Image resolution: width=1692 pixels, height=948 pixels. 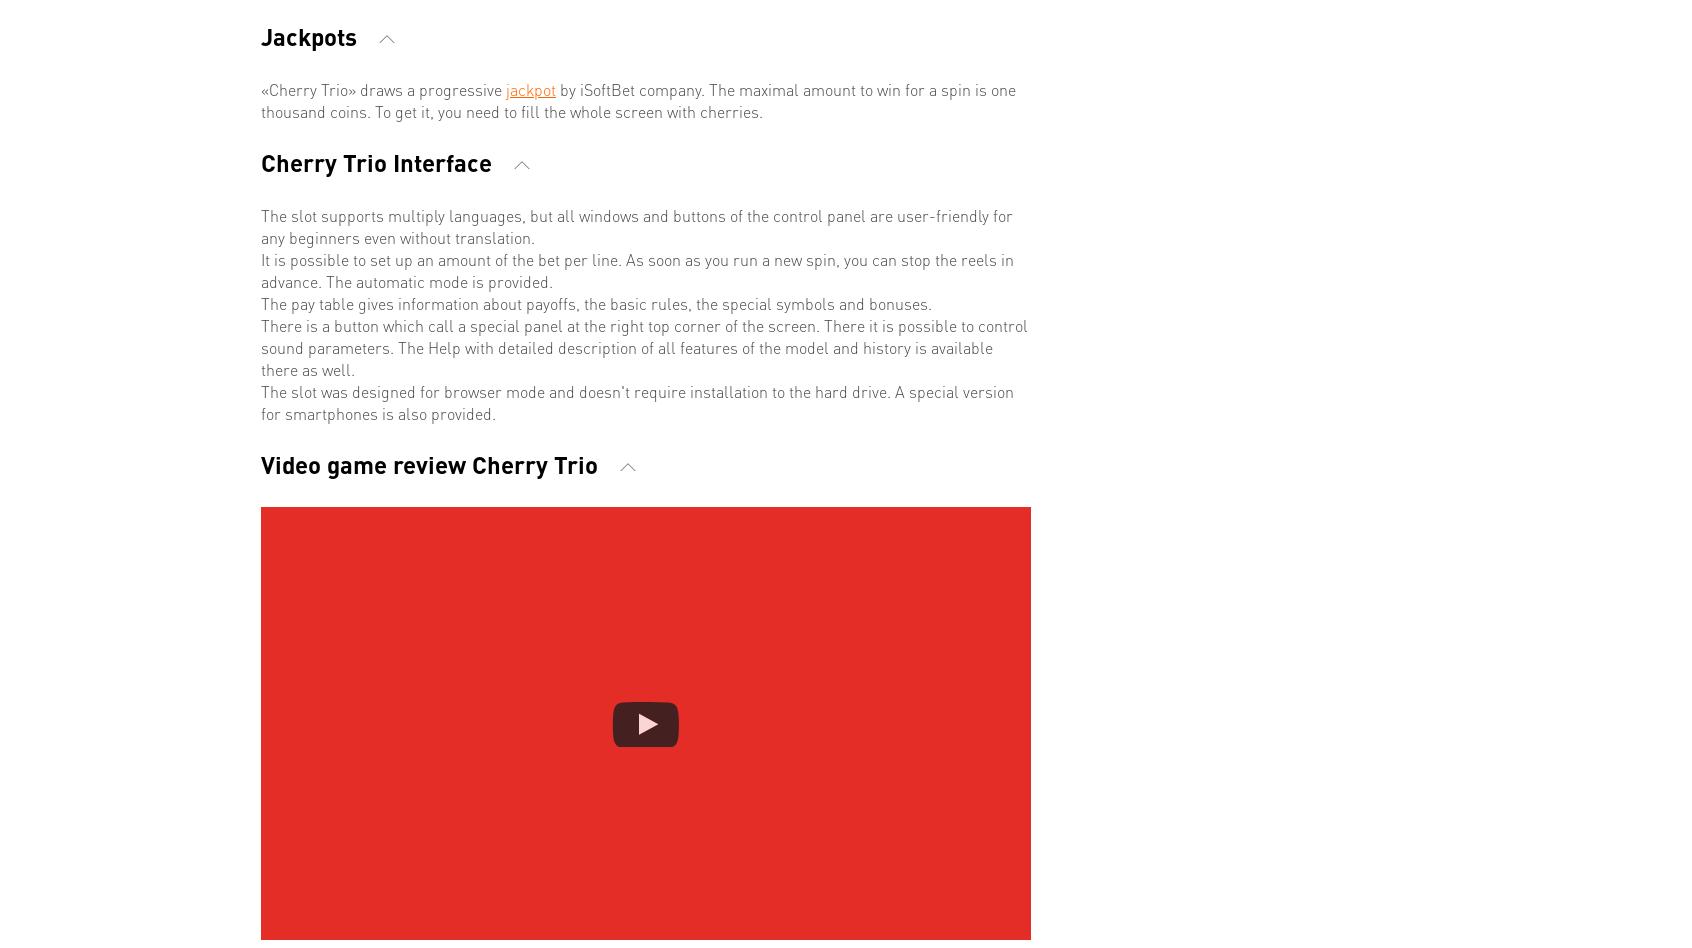 I want to click on 'It is possible to set up an amount of the bet per line. As soon as you run a new spin, you can stop the reels in advance. The automatic mode is provided.', so click(x=637, y=269).